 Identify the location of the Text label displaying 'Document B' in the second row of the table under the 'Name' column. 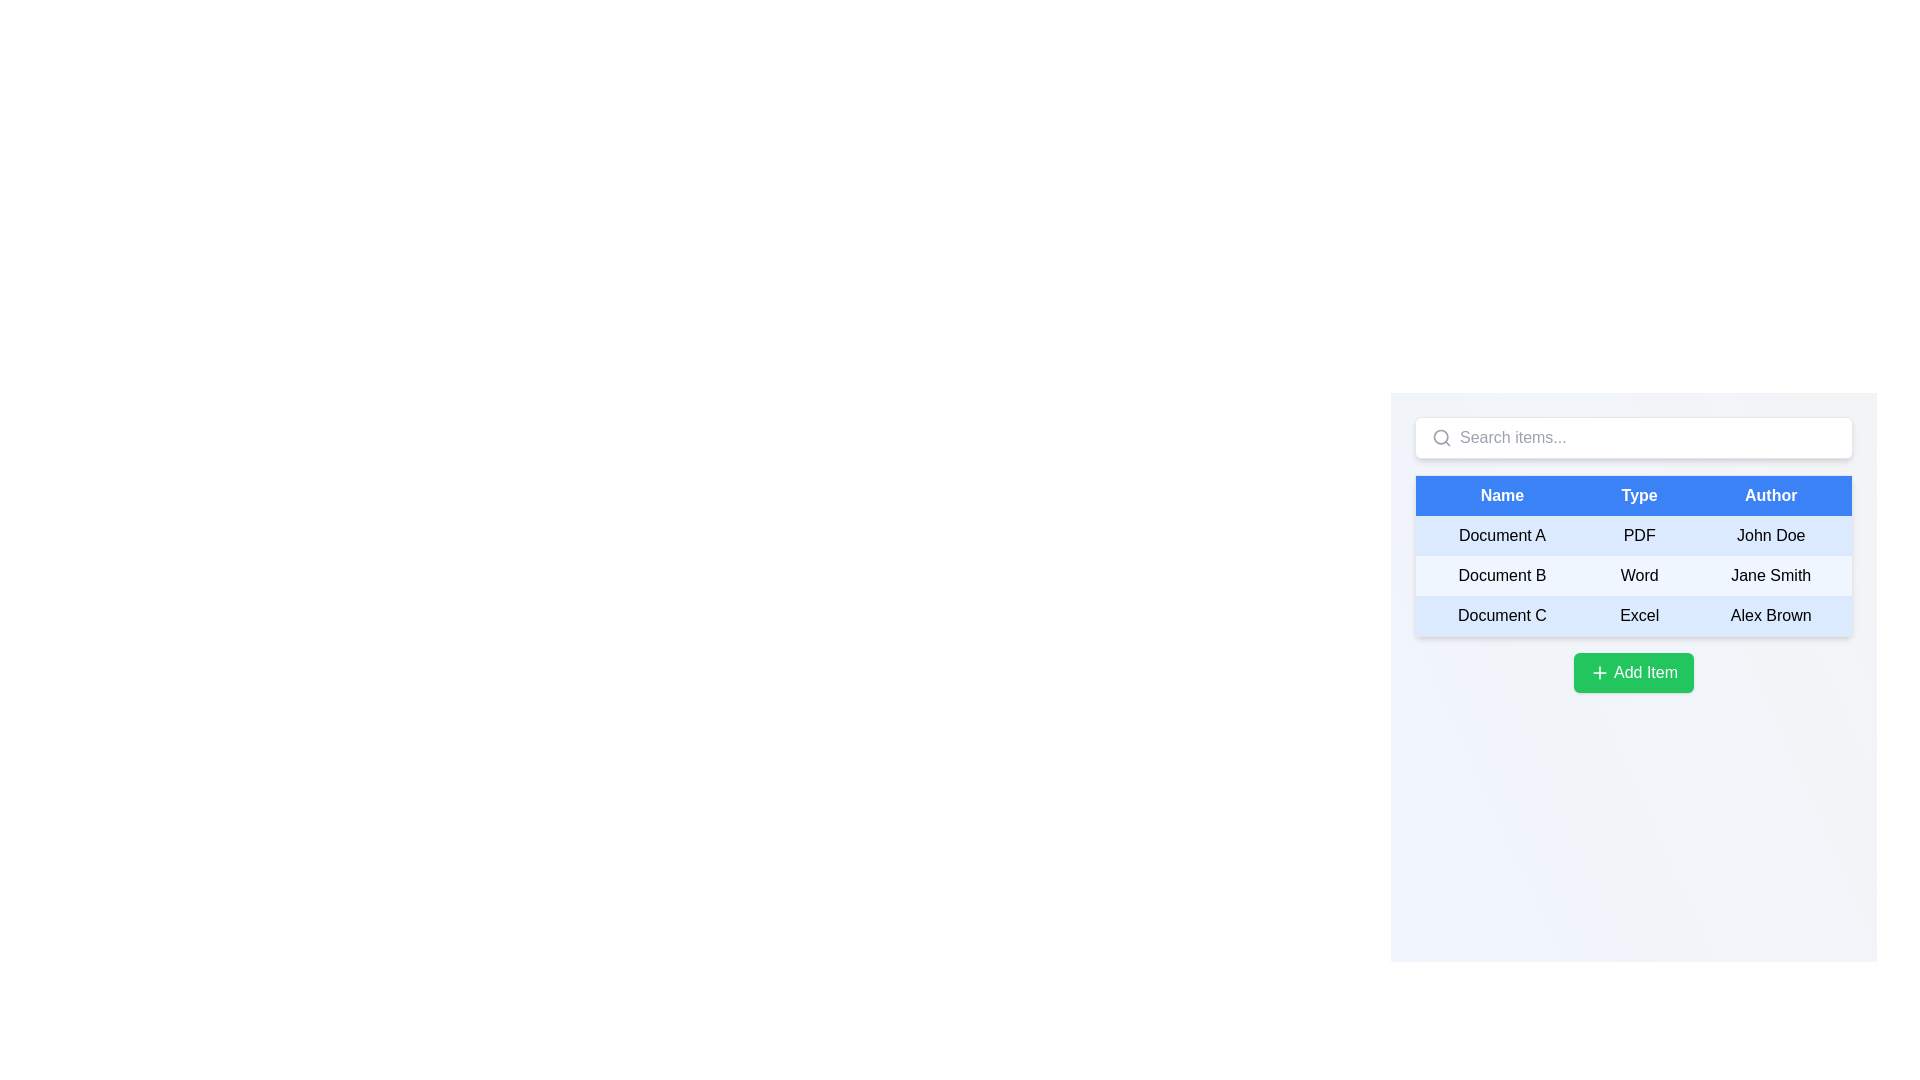
(1502, 575).